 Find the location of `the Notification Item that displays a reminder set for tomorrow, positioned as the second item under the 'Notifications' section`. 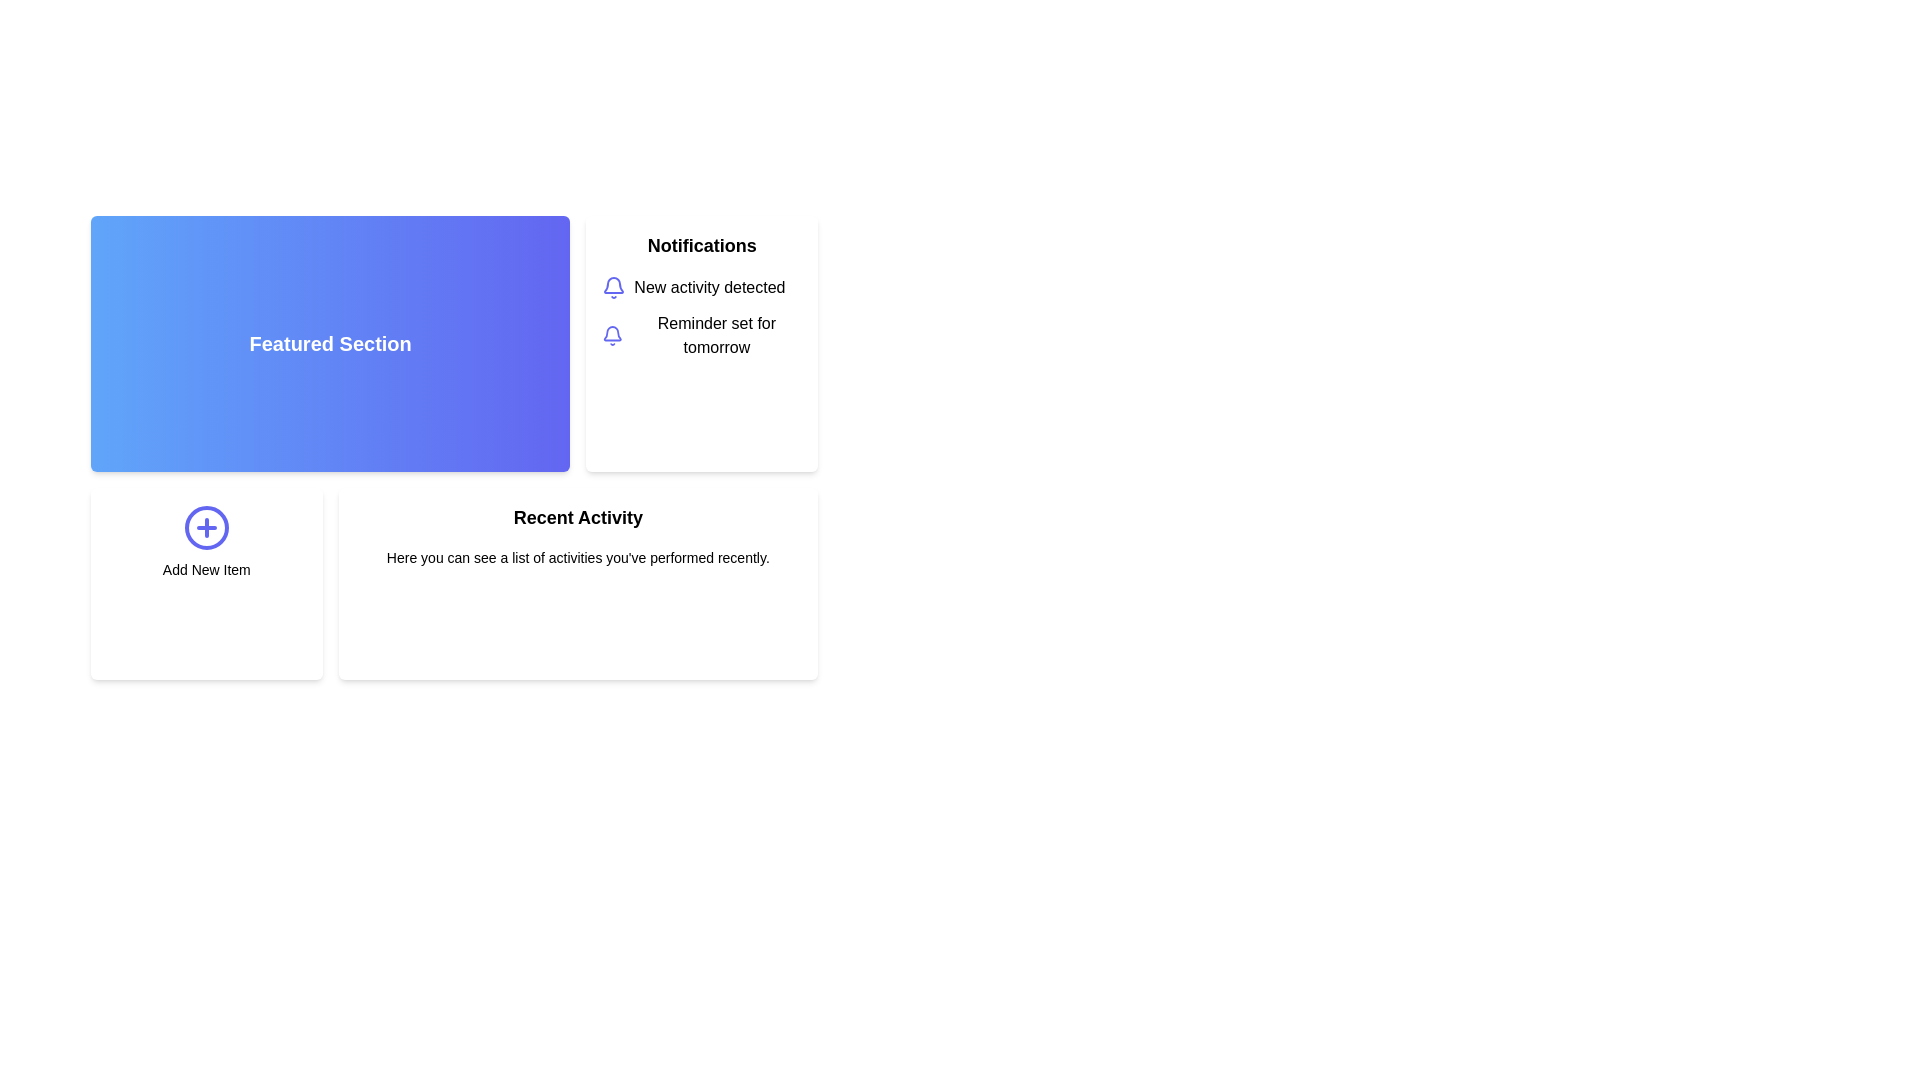

the Notification Item that displays a reminder set for tomorrow, positioned as the second item under the 'Notifications' section is located at coordinates (702, 334).